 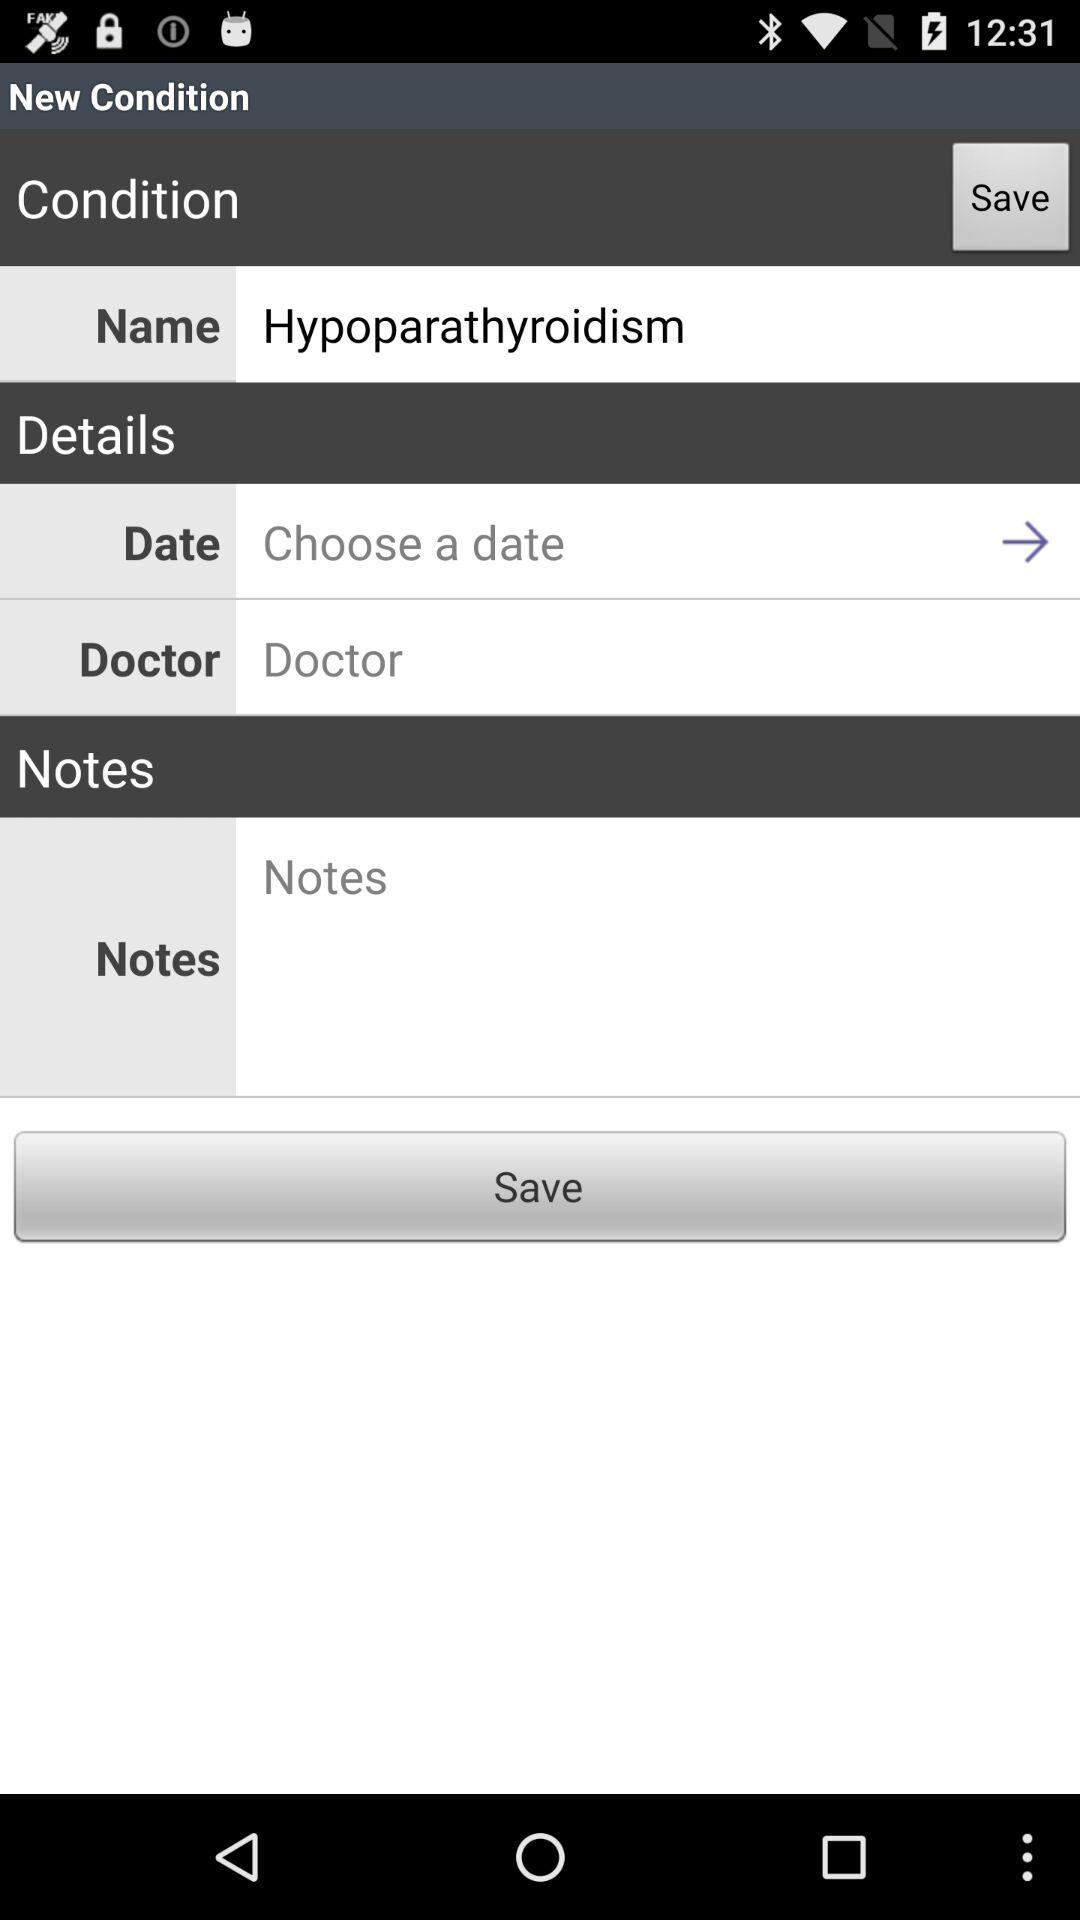 I want to click on icon above doctor icon, so click(x=658, y=541).